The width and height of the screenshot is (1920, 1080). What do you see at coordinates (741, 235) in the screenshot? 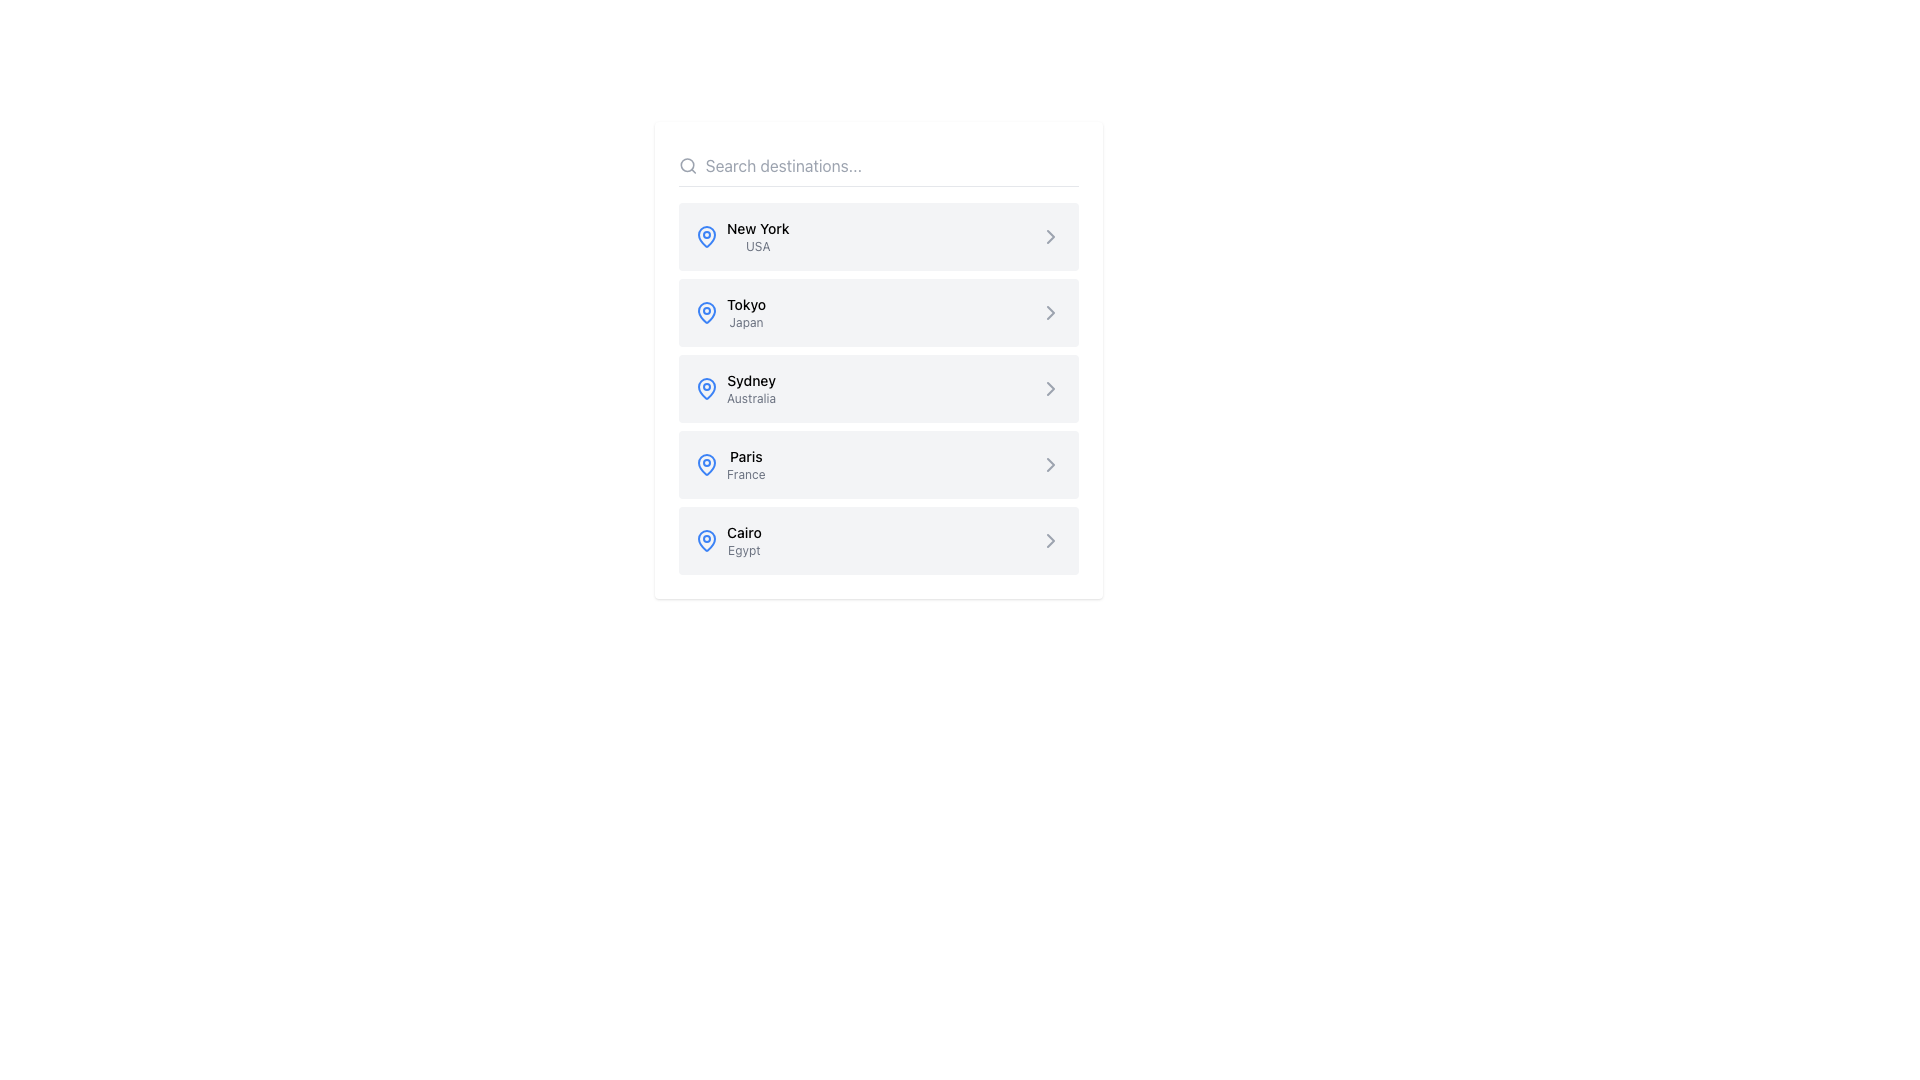
I see `the 'New York, USA' text within the first list item of the vertical menu` at bounding box center [741, 235].